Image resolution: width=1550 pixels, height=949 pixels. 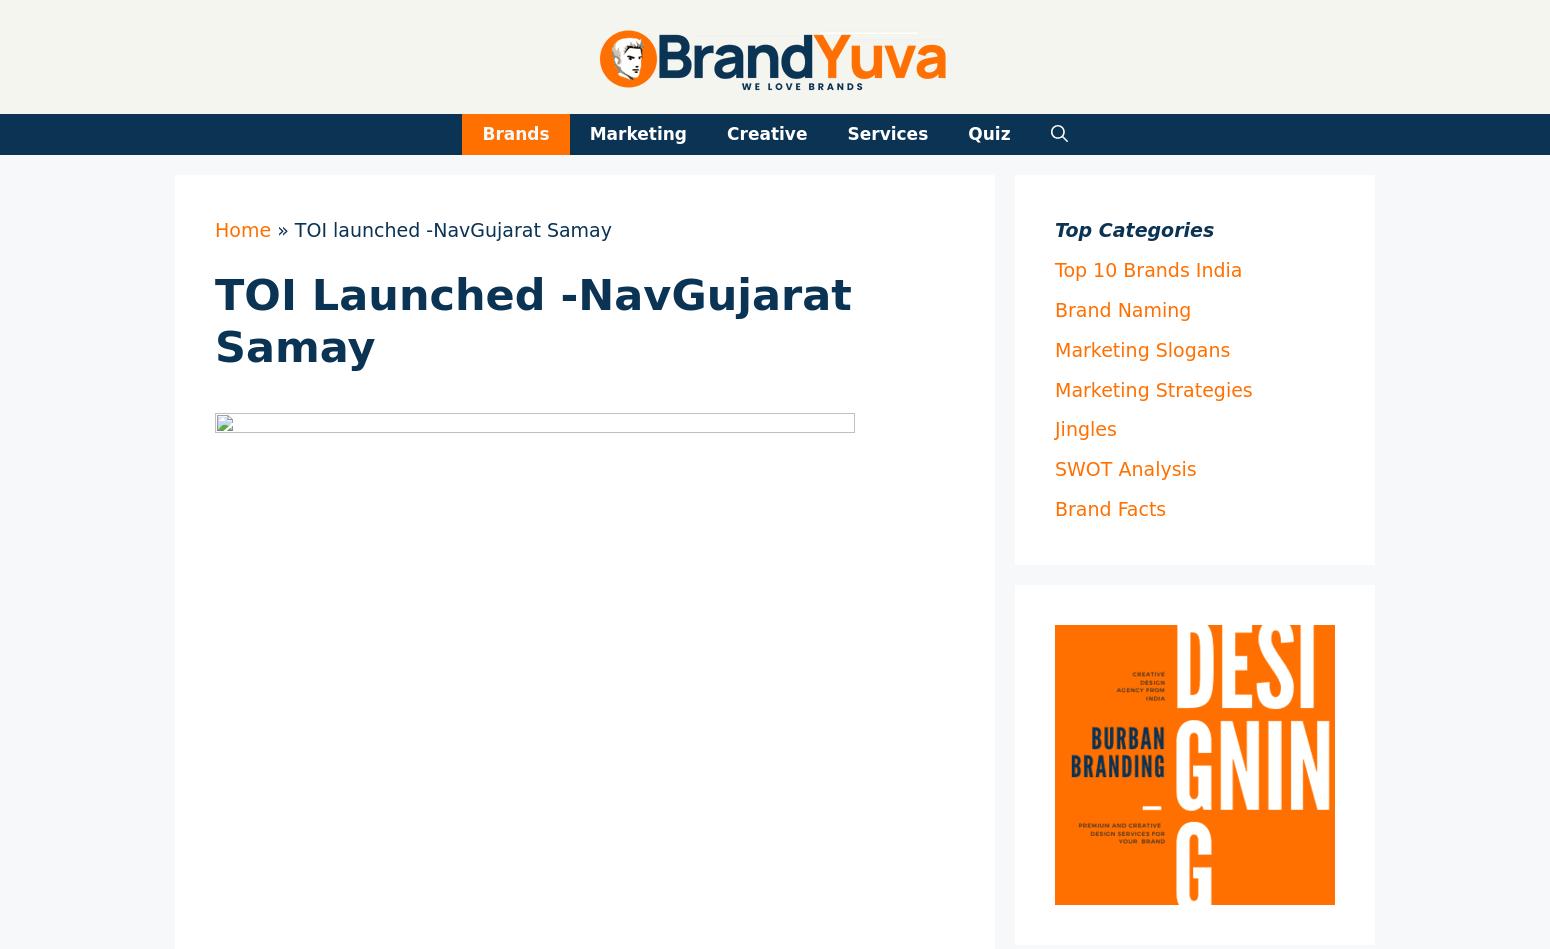 I want to click on 'Brand Facts', so click(x=1109, y=508).